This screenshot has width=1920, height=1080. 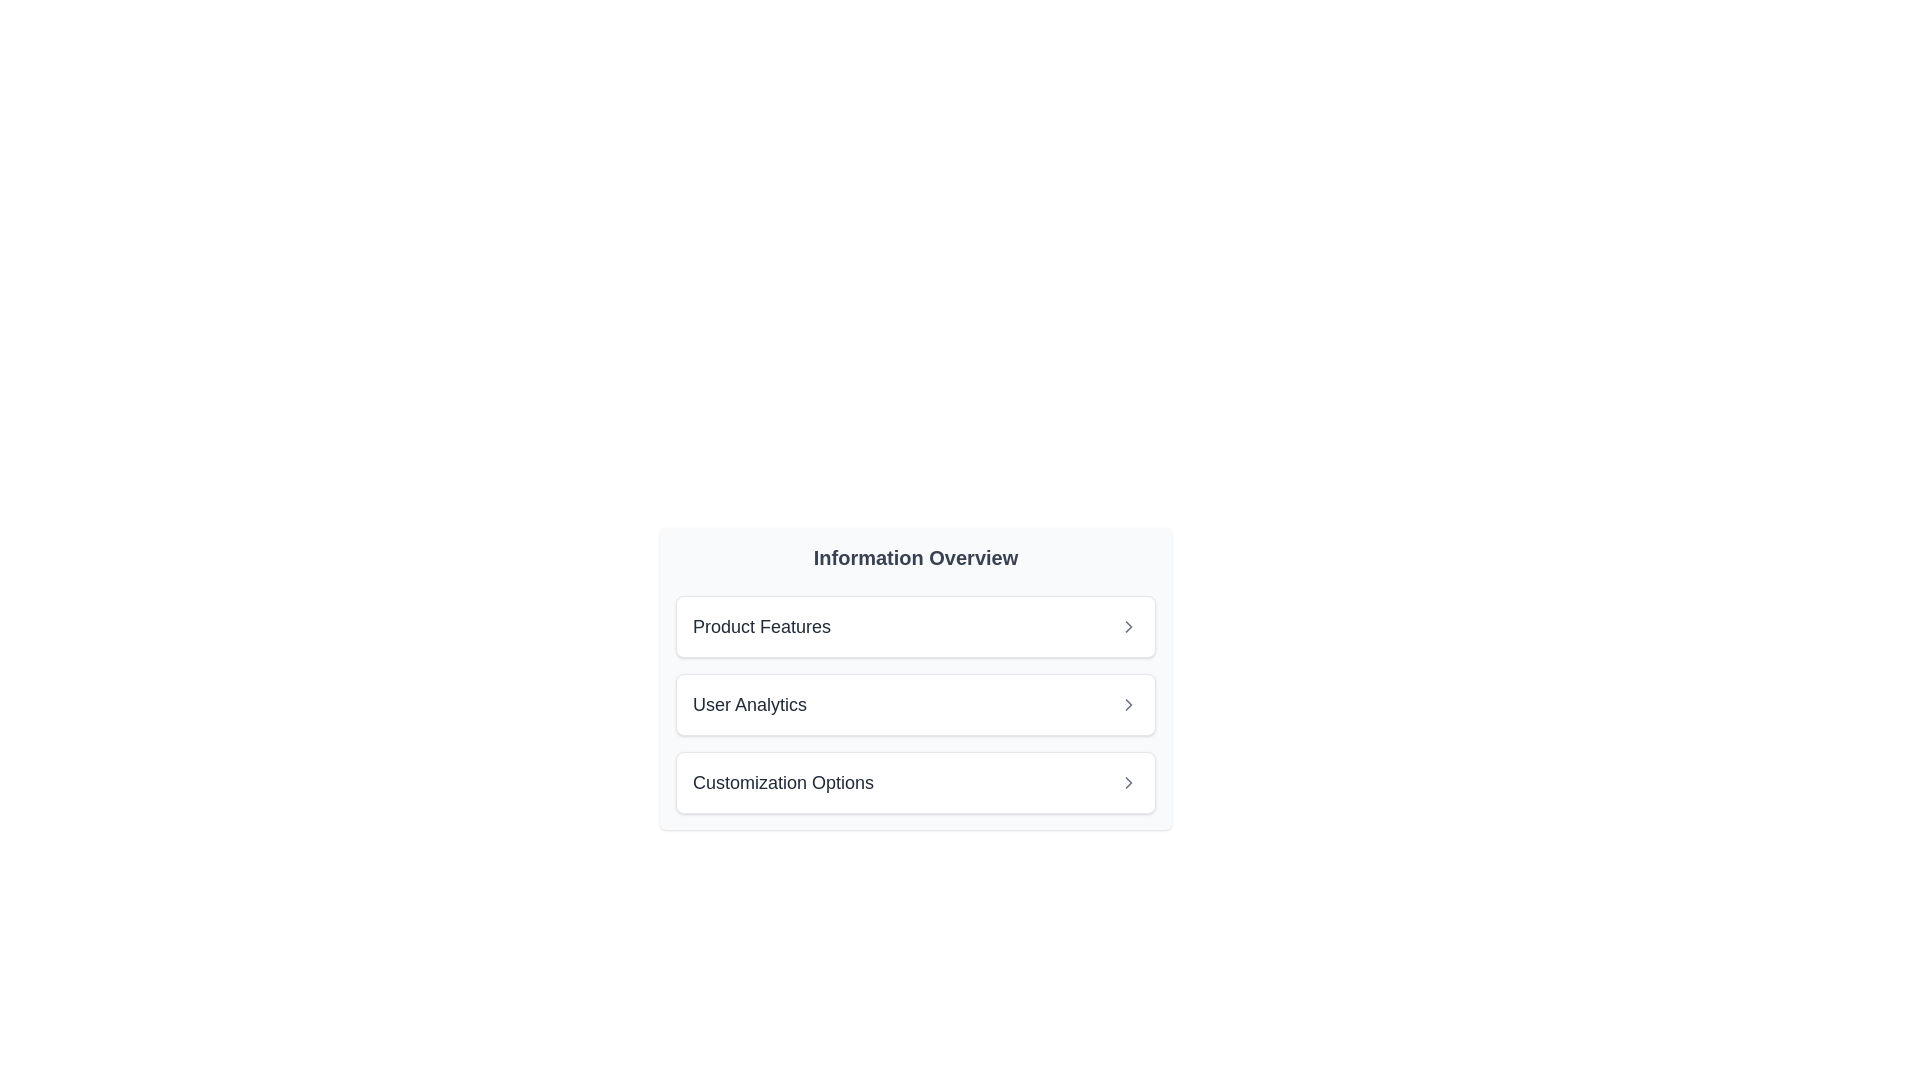 I want to click on the 'User Analytics' navigation link/button located, so click(x=915, y=704).